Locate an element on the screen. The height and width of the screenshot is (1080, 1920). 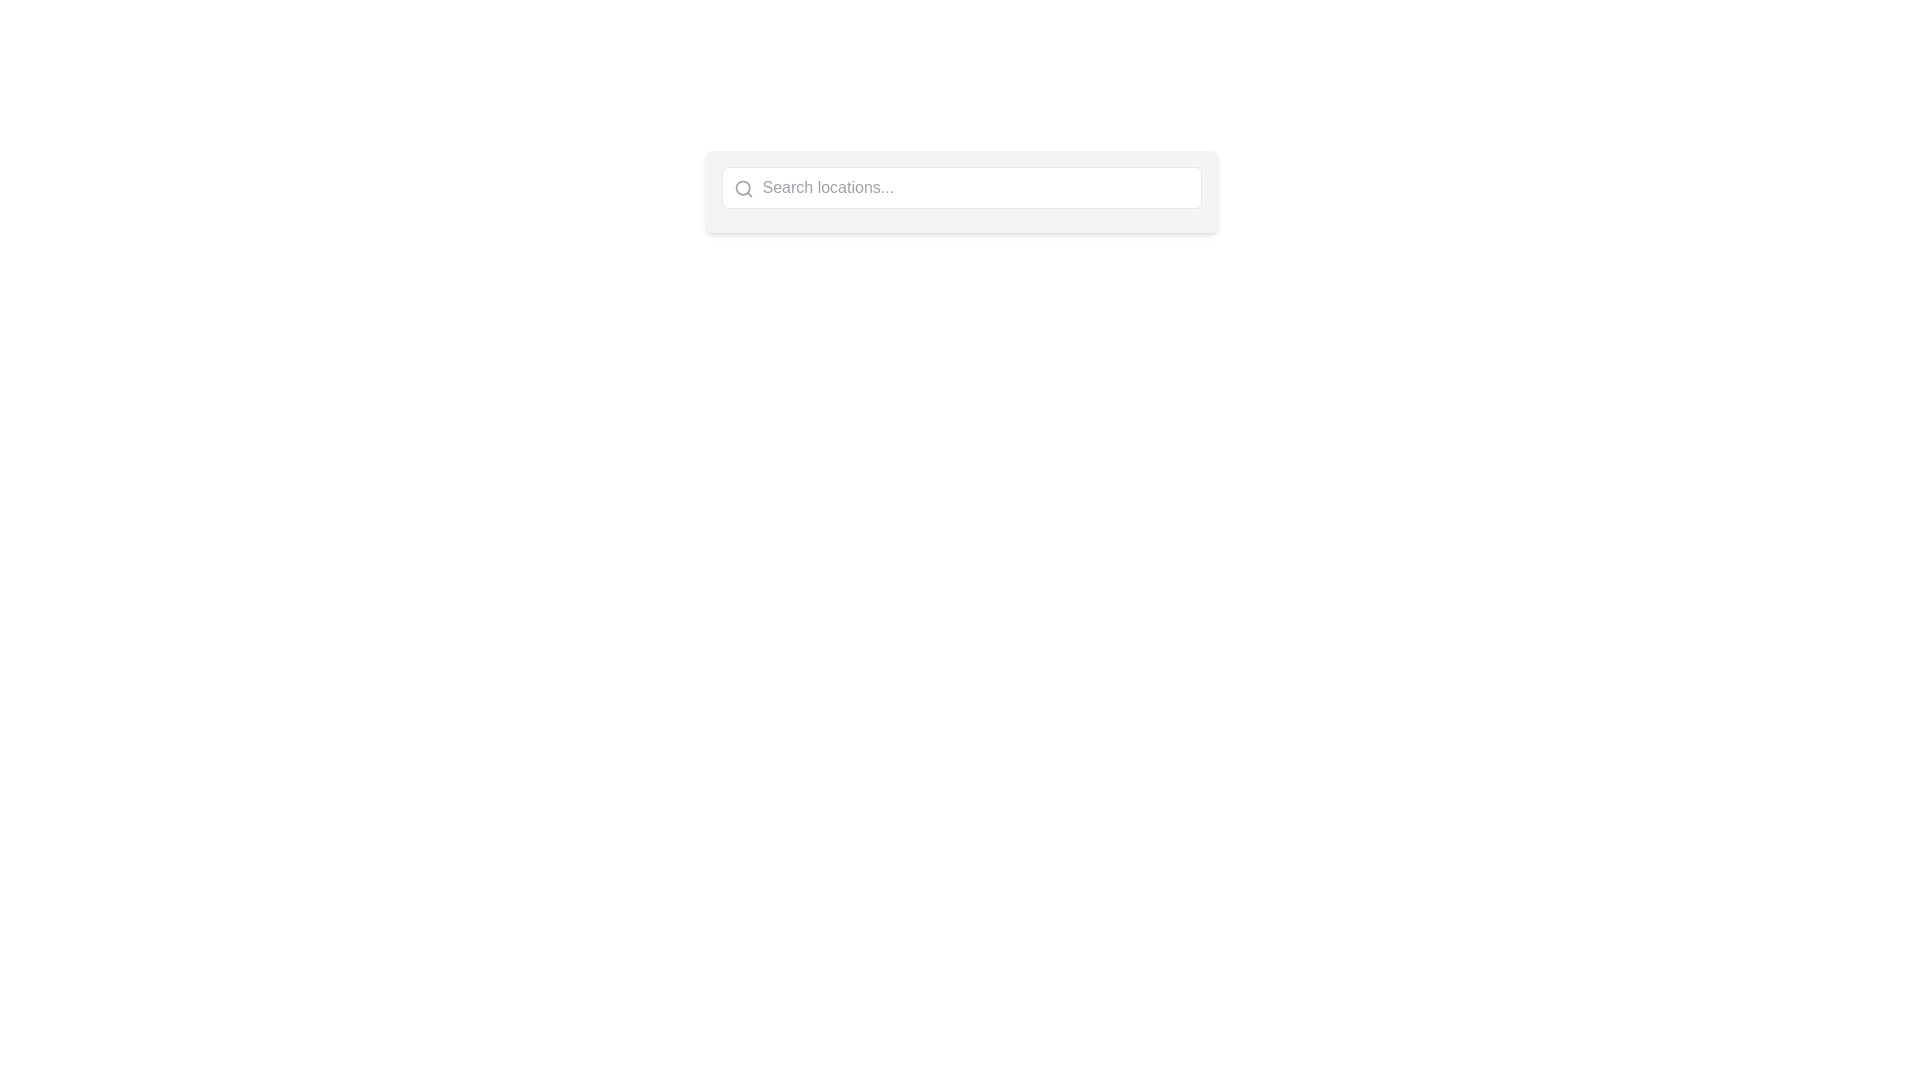
the input field associated with the search icon is located at coordinates (742, 189).